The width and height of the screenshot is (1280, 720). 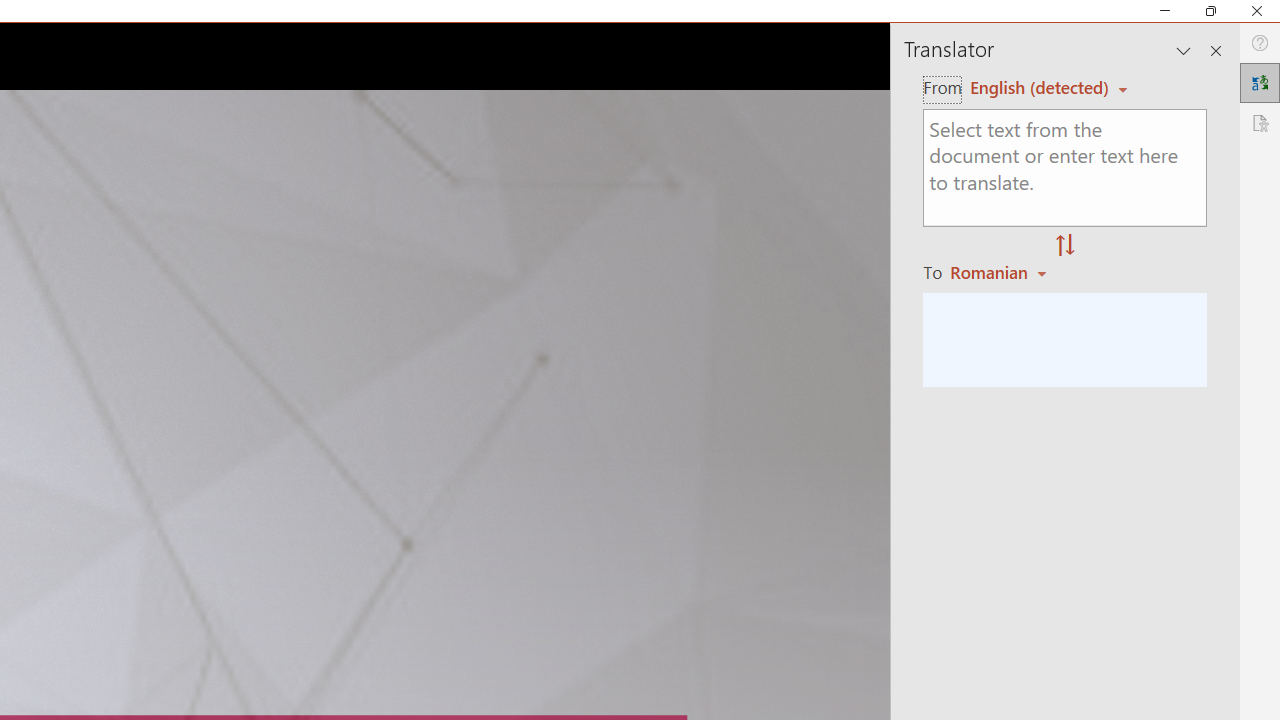 I want to click on 'Swap "from" and "to" languages.', so click(x=1064, y=244).